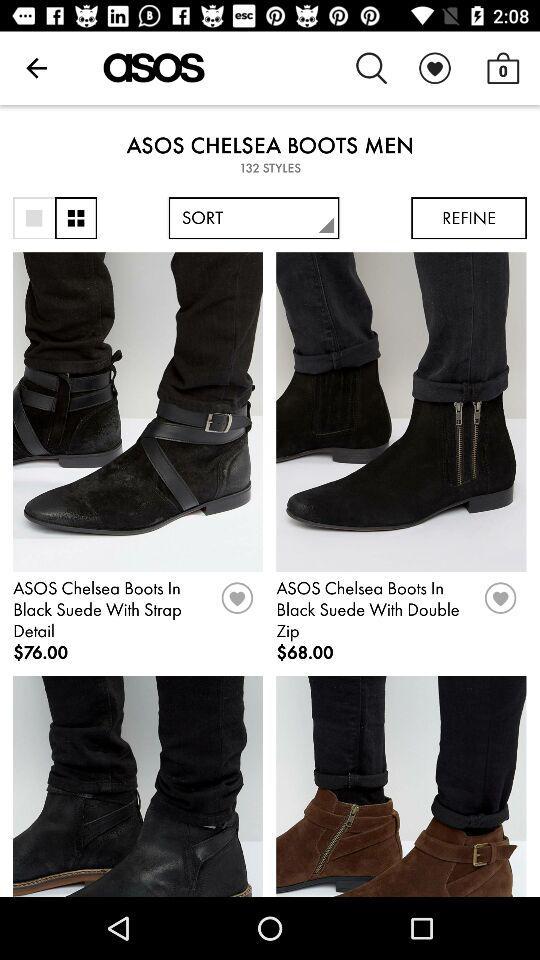 This screenshot has width=540, height=960. What do you see at coordinates (237, 604) in the screenshot?
I see `button` at bounding box center [237, 604].